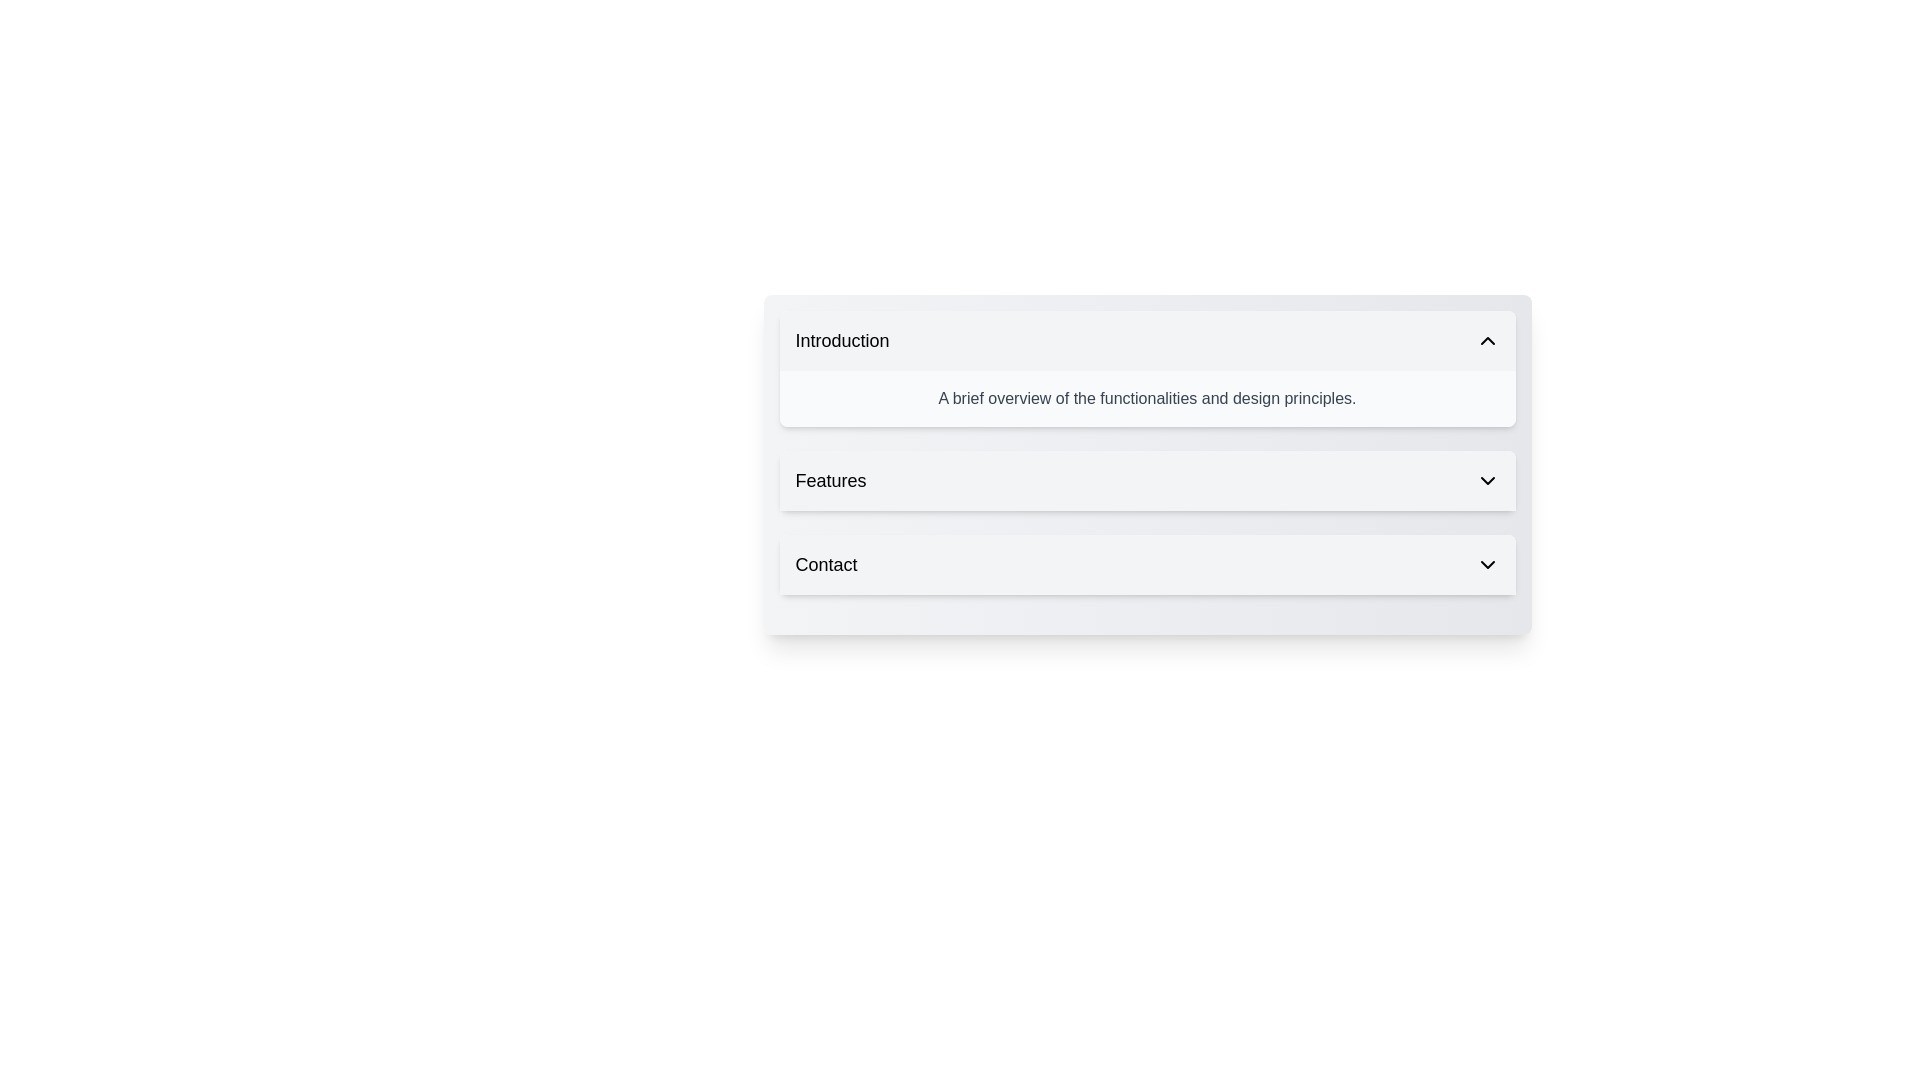 The width and height of the screenshot is (1920, 1080). I want to click on the descriptive text block providing an overview of functionalities and design principles related to the 'Introduction' section, which is located beneath the clickable 'Introduction' header, so click(1147, 398).